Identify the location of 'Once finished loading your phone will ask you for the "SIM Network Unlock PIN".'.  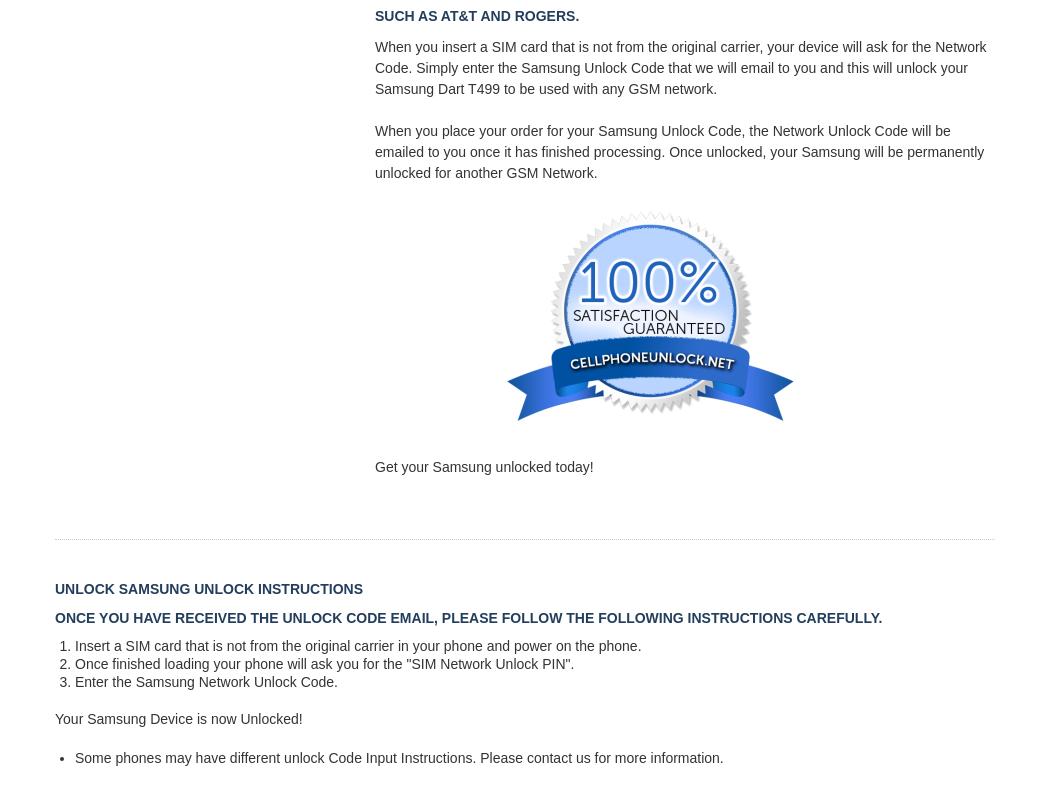
(324, 663).